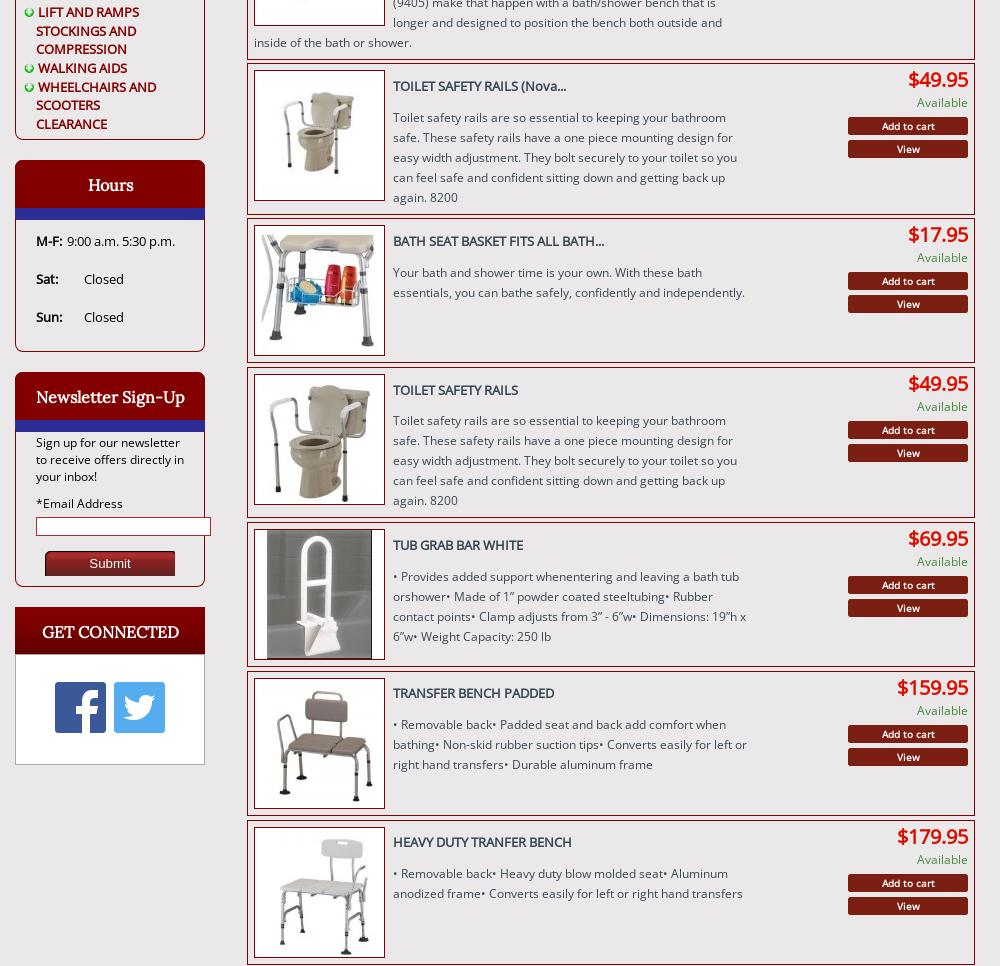 The width and height of the screenshot is (1000, 966). I want to click on 'TOILET SAFETY RAILS', so click(453, 389).